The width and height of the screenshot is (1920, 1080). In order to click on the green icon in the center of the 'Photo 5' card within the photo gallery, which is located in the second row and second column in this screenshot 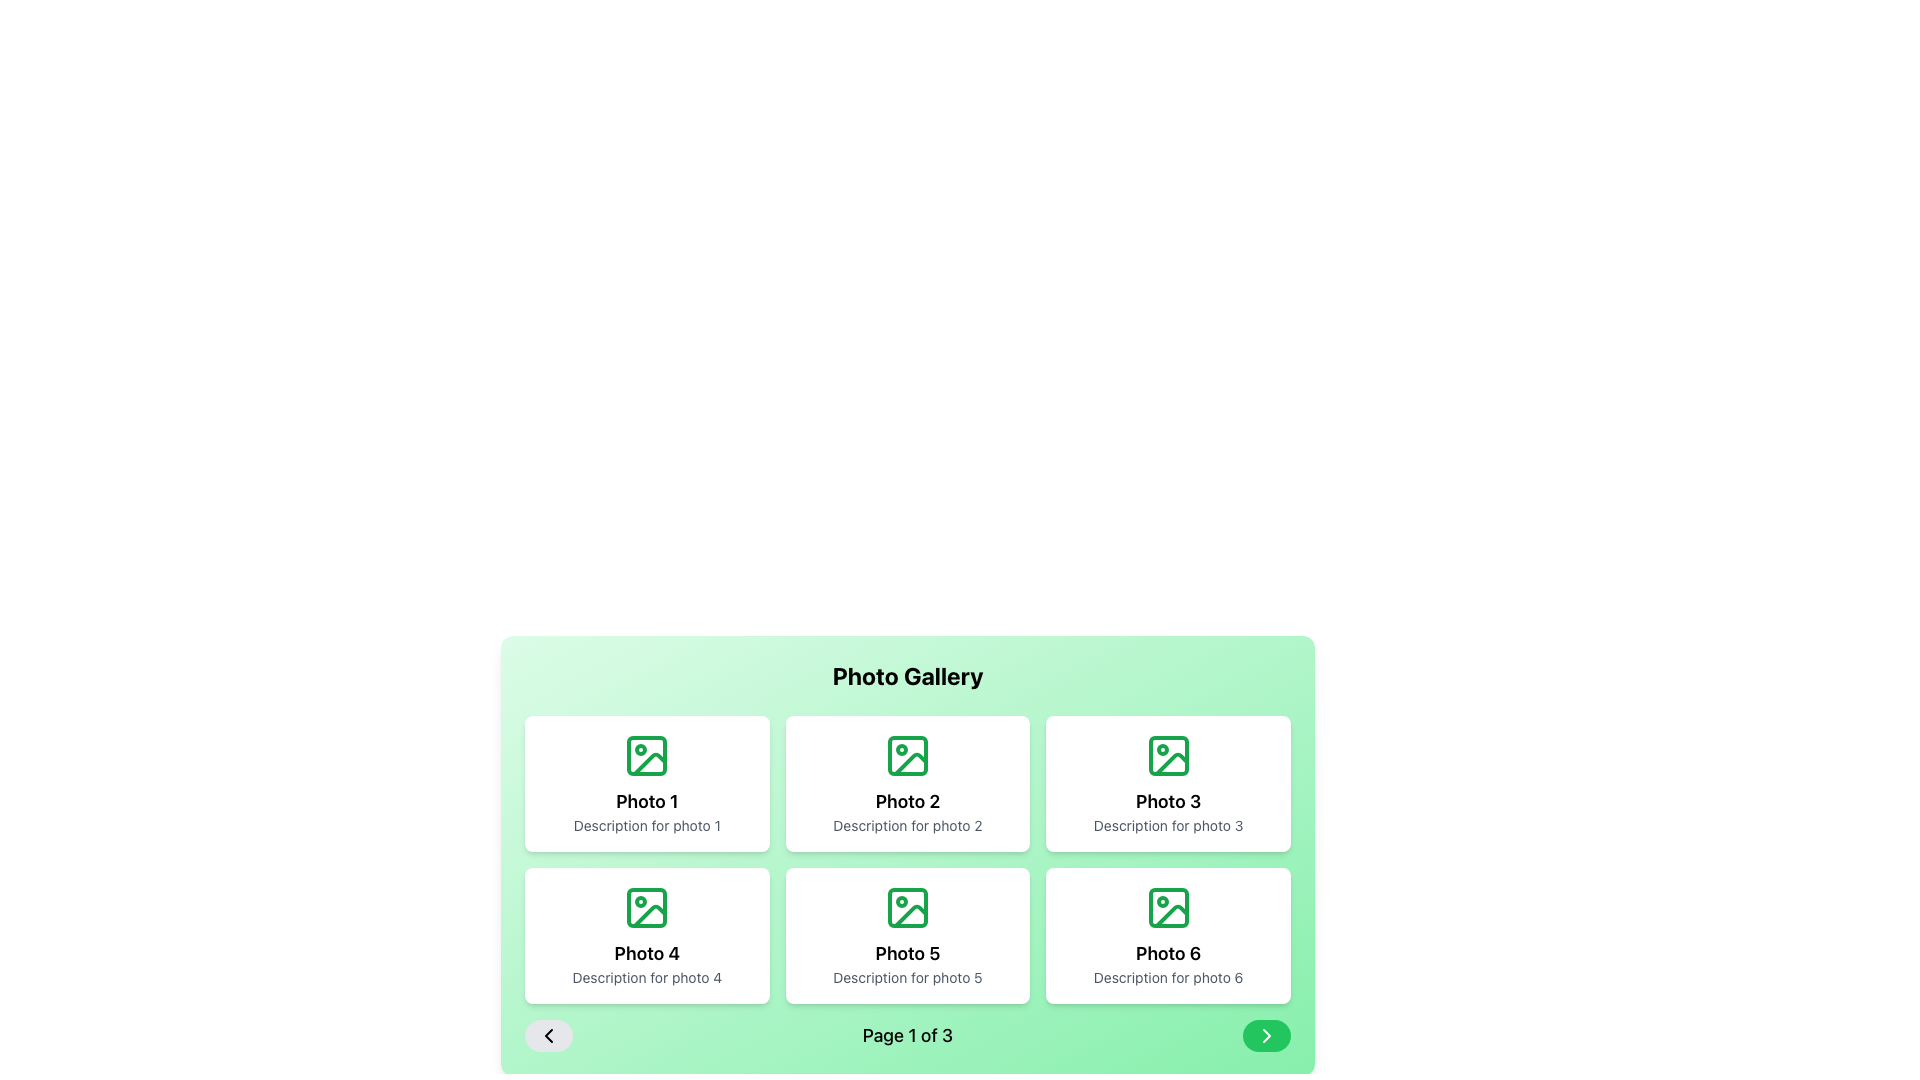, I will do `click(906, 907)`.